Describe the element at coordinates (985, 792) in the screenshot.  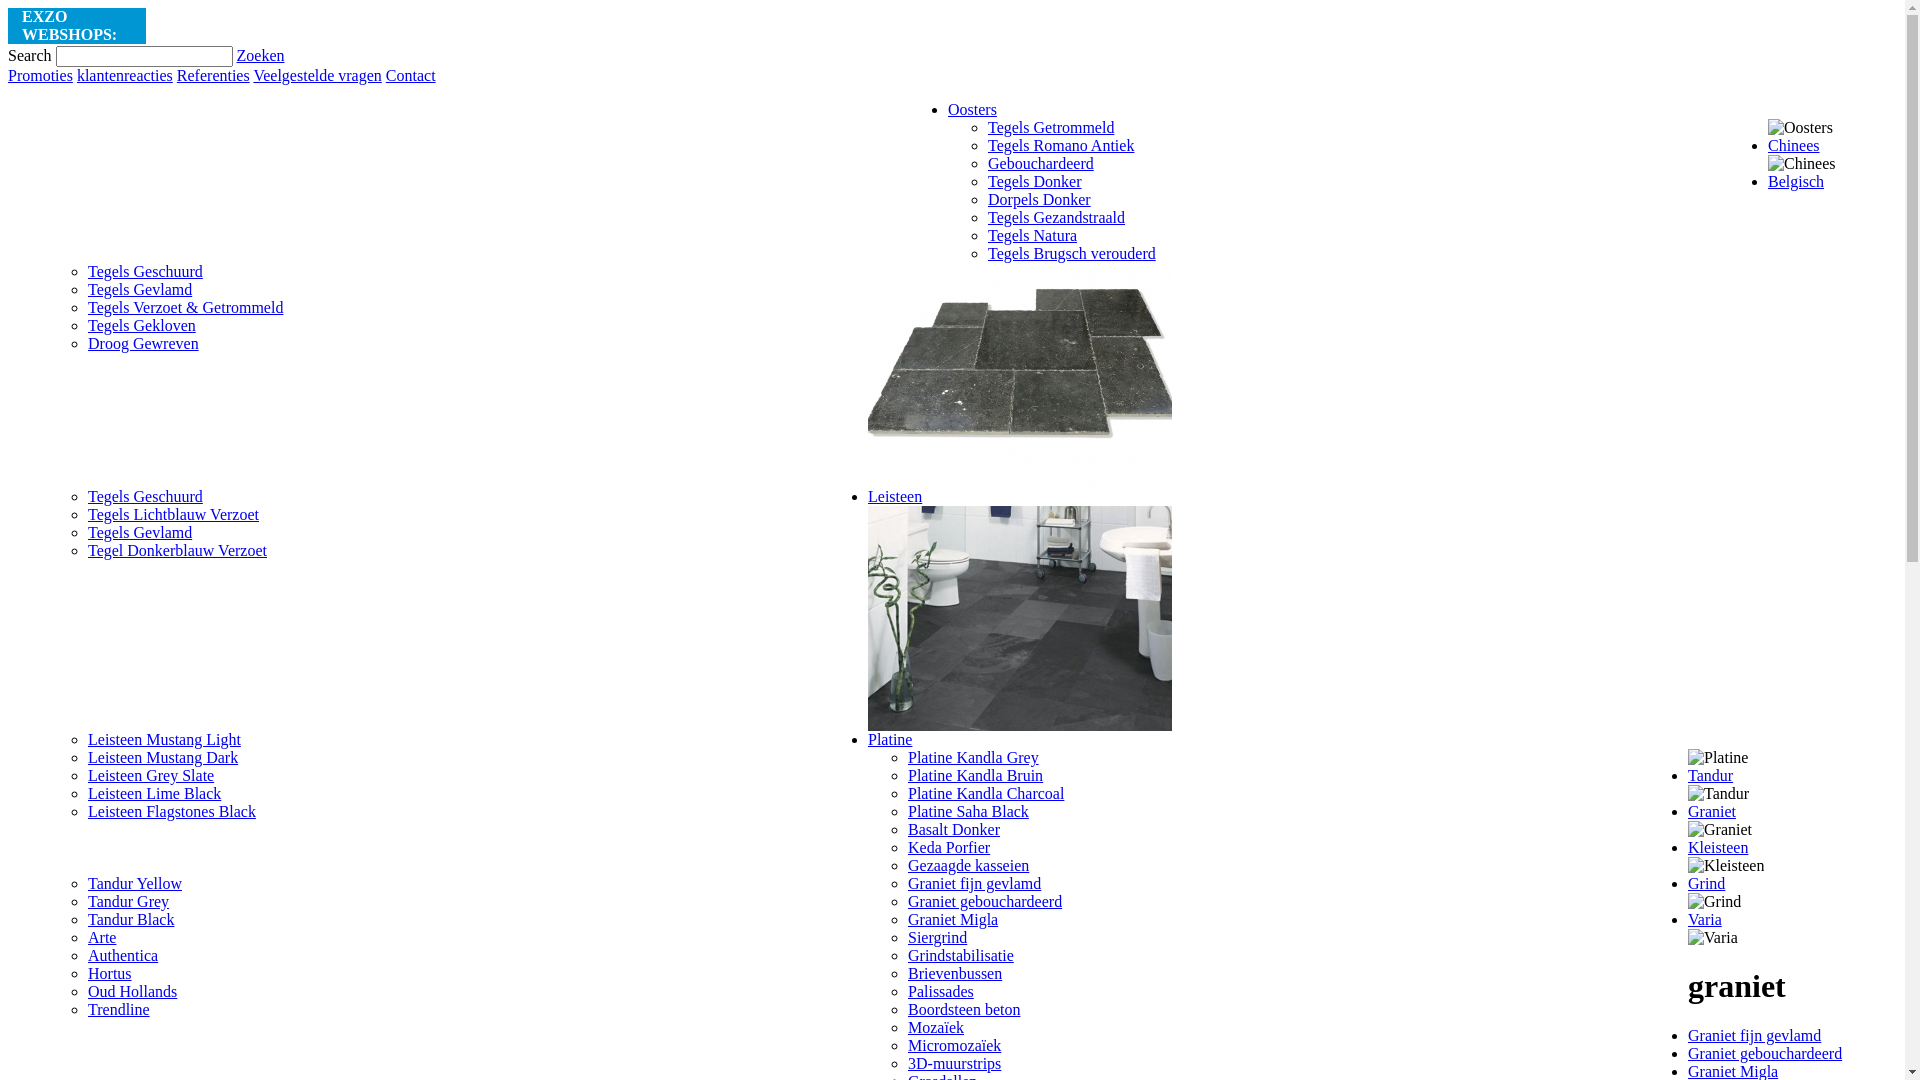
I see `'Platine Kandla Charcoal'` at that location.